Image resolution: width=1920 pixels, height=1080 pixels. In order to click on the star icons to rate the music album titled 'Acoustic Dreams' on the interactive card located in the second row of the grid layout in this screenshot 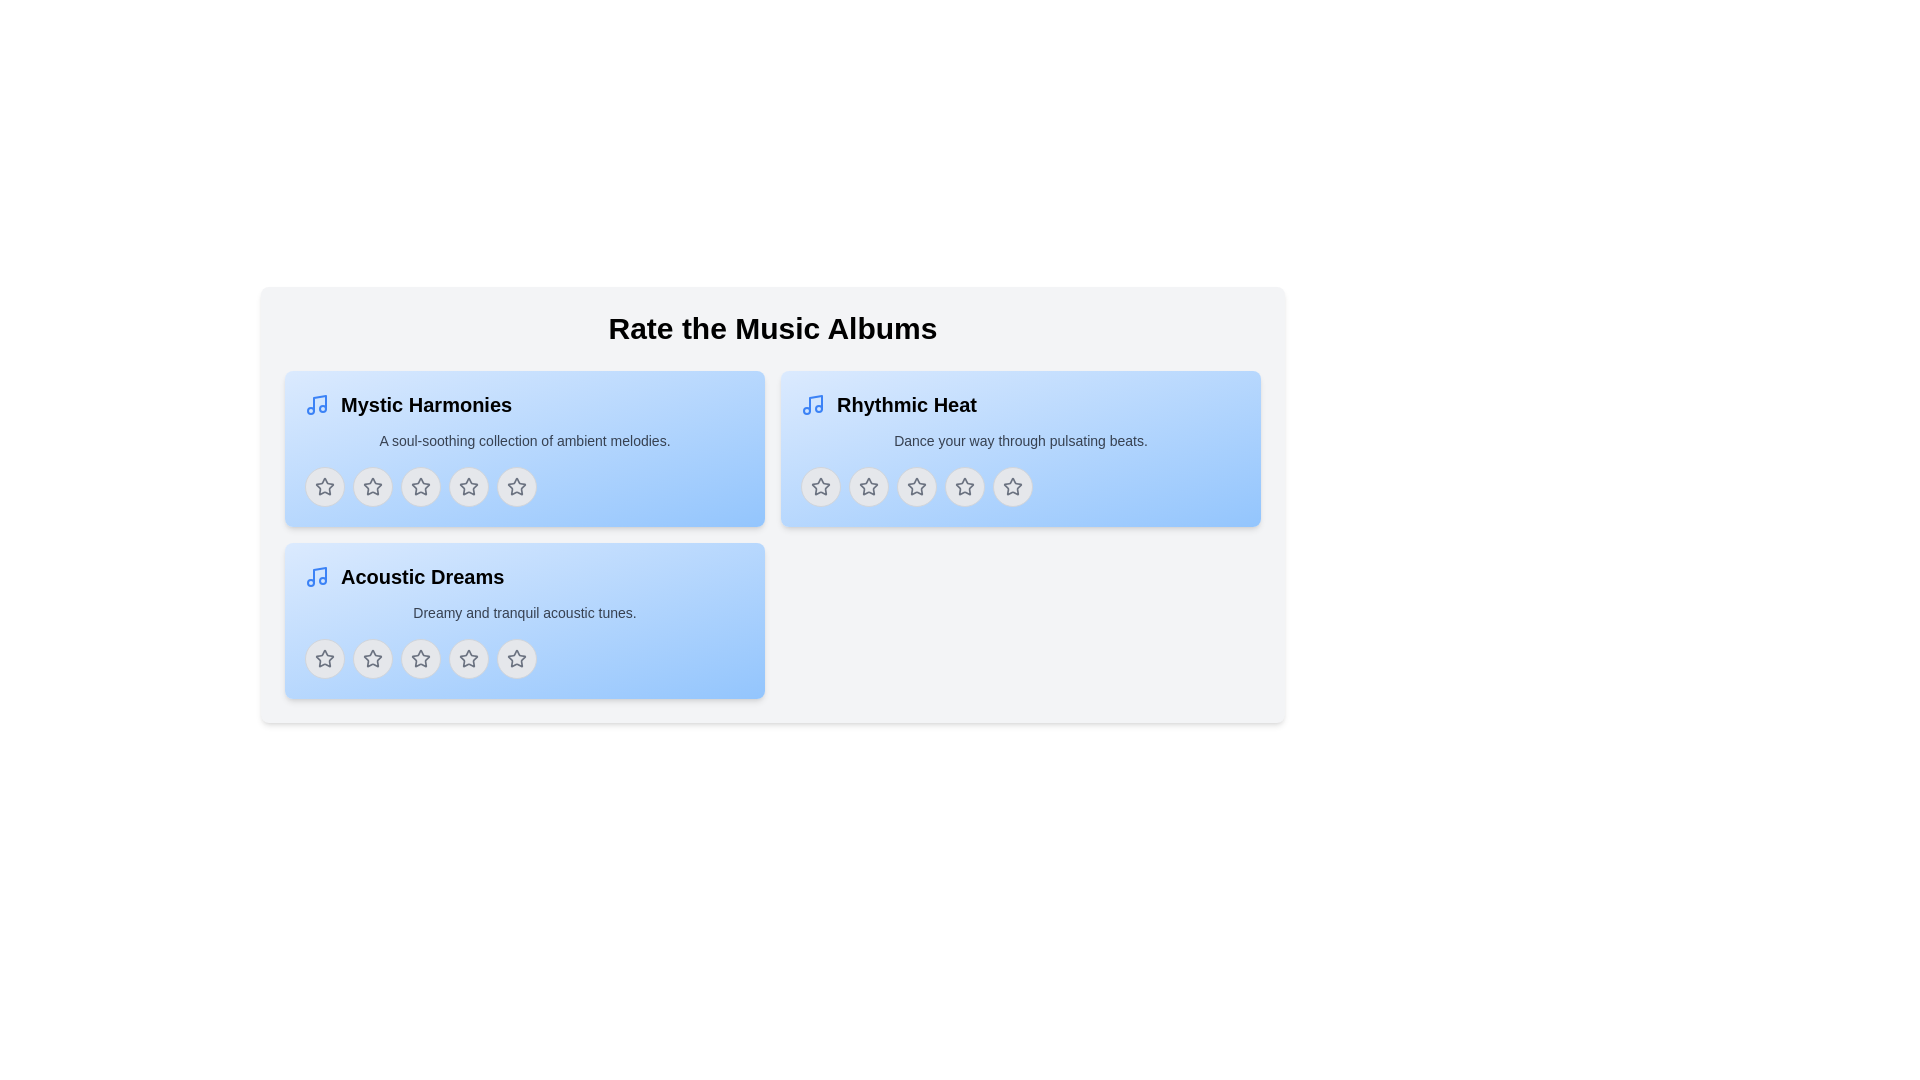, I will do `click(524, 620)`.